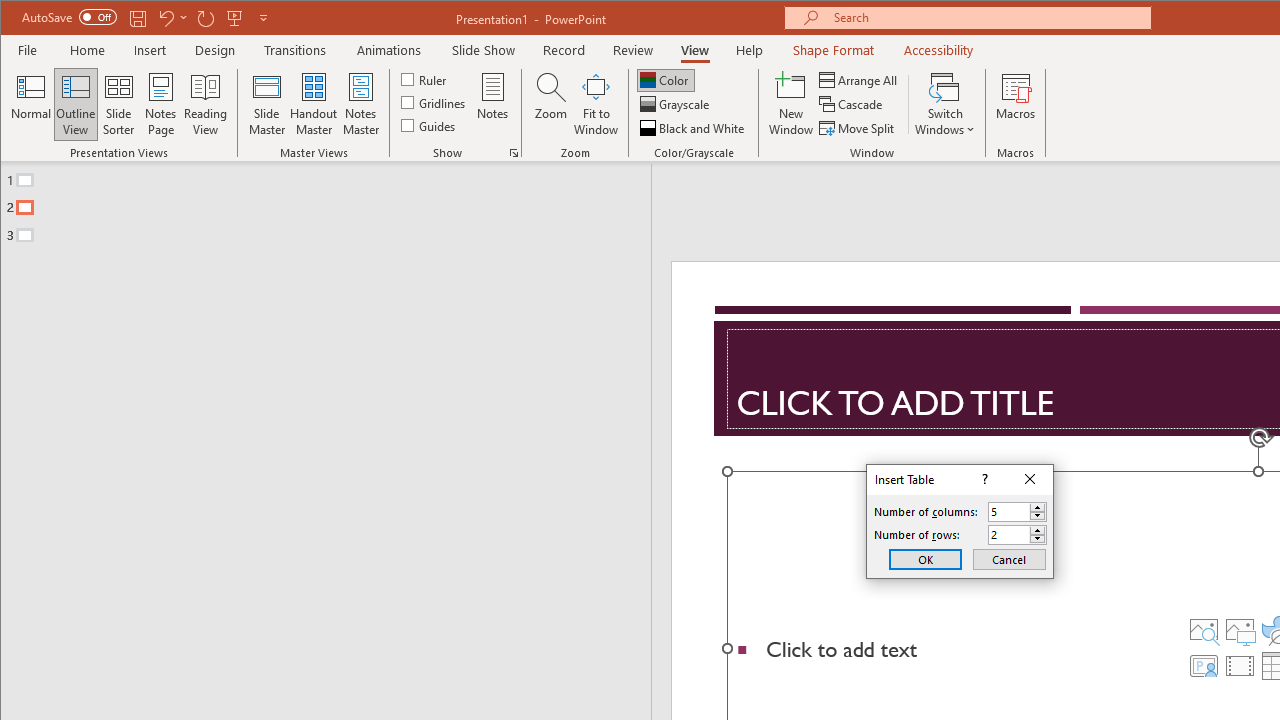 The height and width of the screenshot is (720, 1280). Describe the element at coordinates (924, 559) in the screenshot. I see `'OK'` at that location.